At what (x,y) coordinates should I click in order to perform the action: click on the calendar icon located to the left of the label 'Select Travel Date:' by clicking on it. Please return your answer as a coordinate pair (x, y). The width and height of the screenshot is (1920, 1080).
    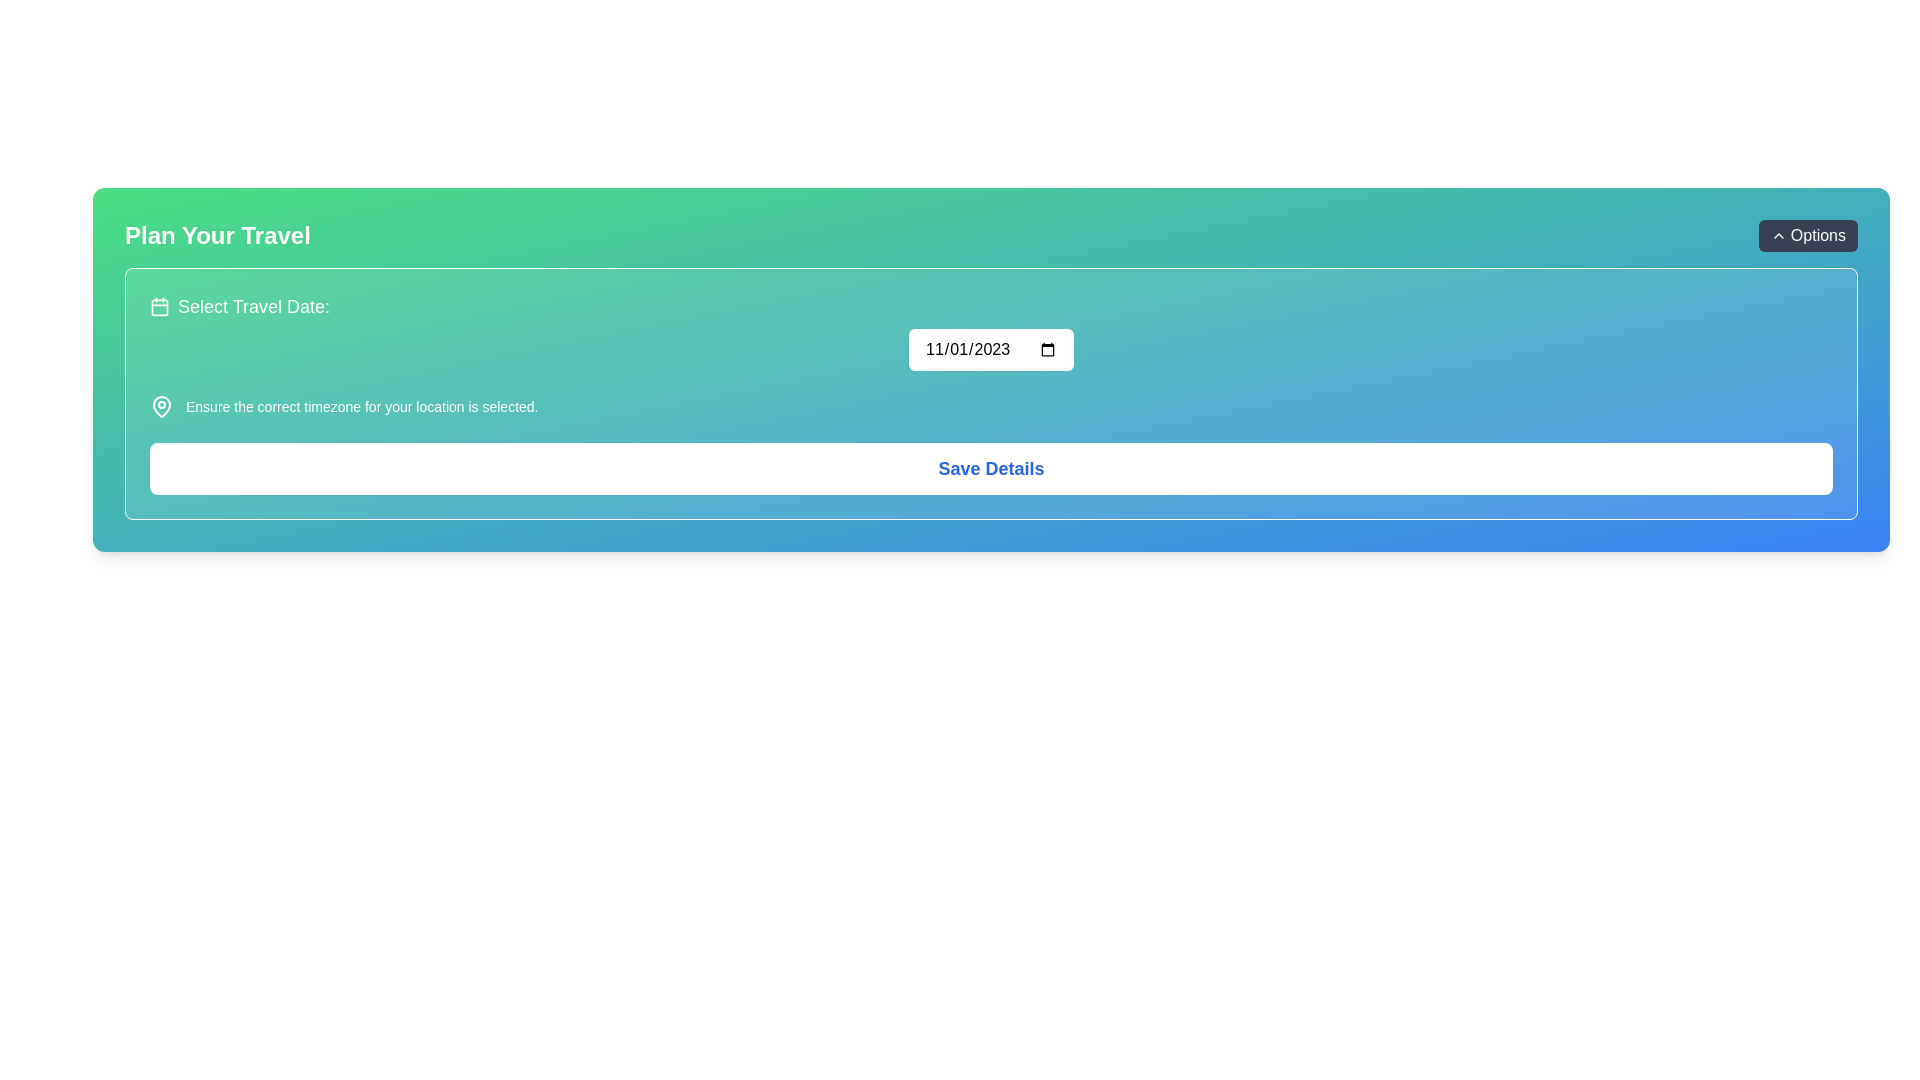
    Looking at the image, I should click on (158, 307).